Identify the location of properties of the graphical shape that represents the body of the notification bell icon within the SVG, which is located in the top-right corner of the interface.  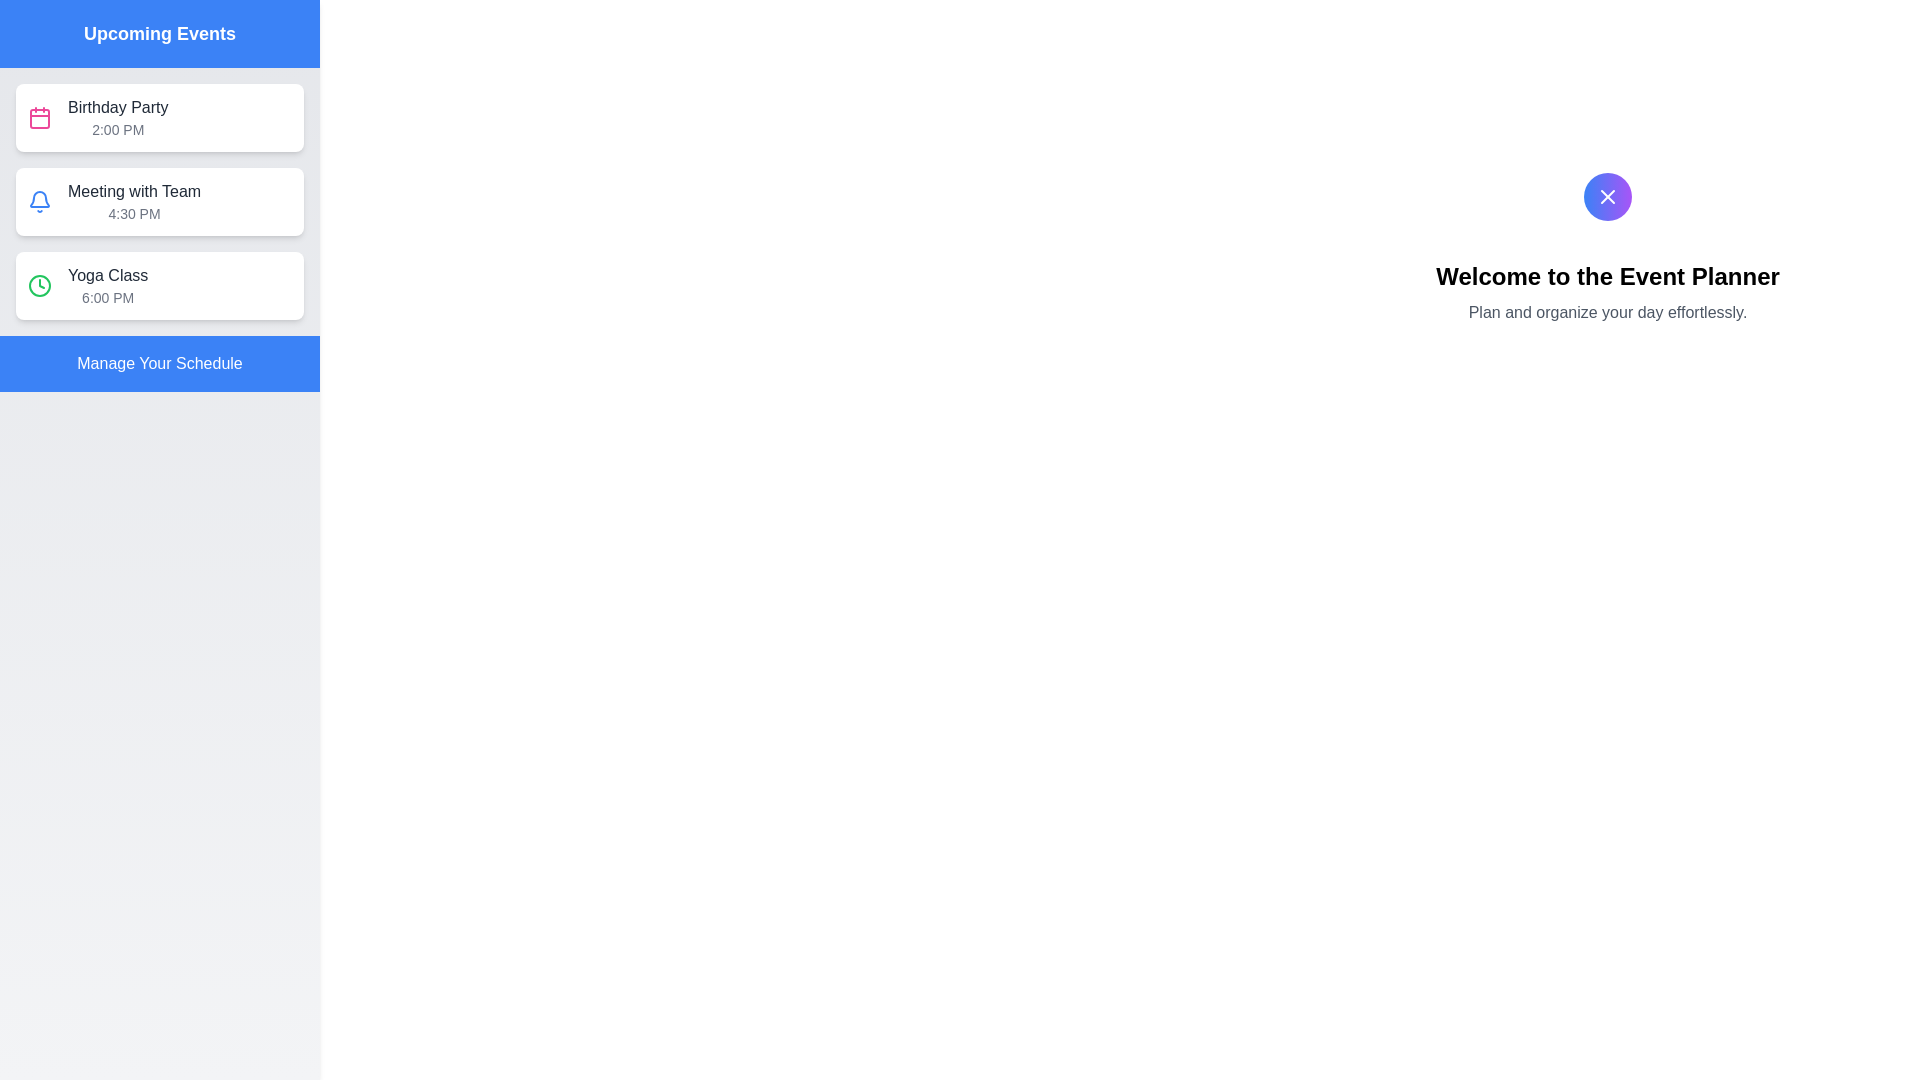
(39, 199).